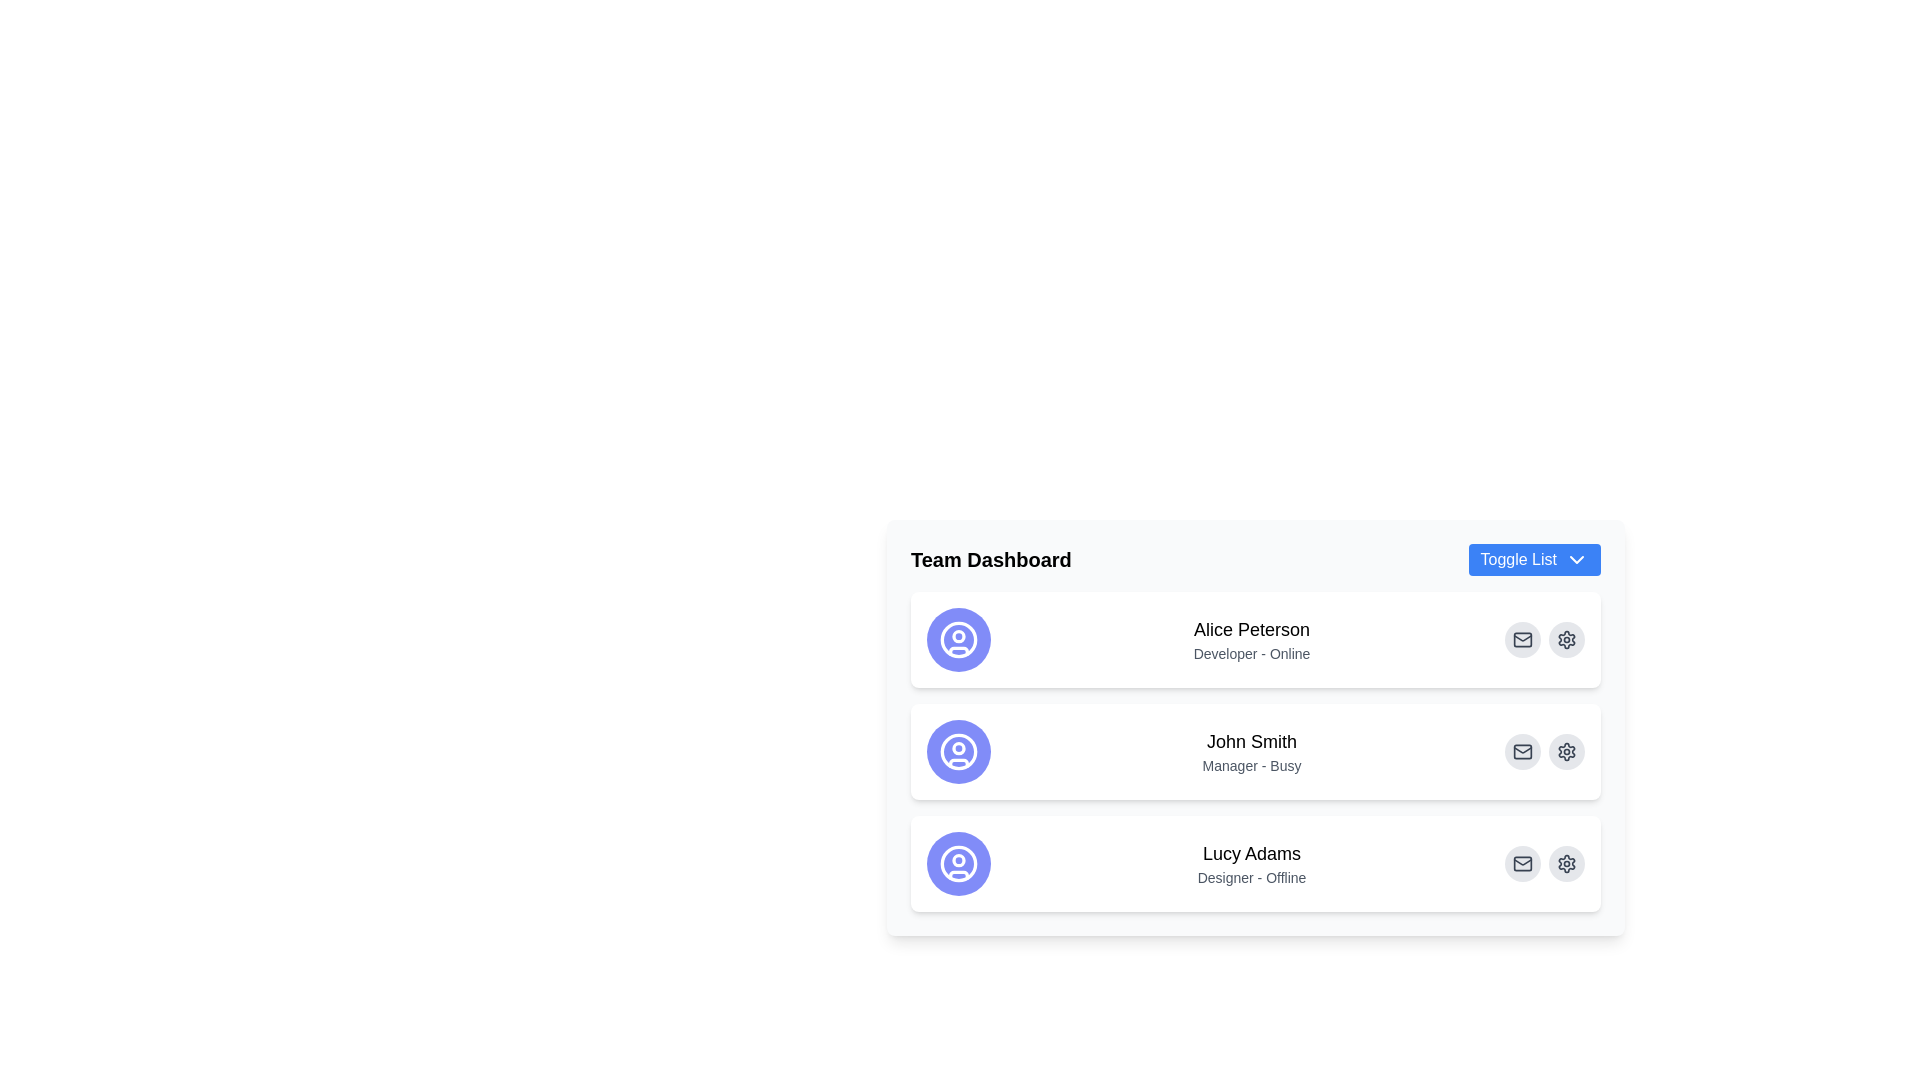 Image resolution: width=1920 pixels, height=1080 pixels. Describe the element at coordinates (958, 863) in the screenshot. I see `the decorative circle icon indicating the user profile in the third row of the user list in the 'Team Dashboard' interface` at that location.